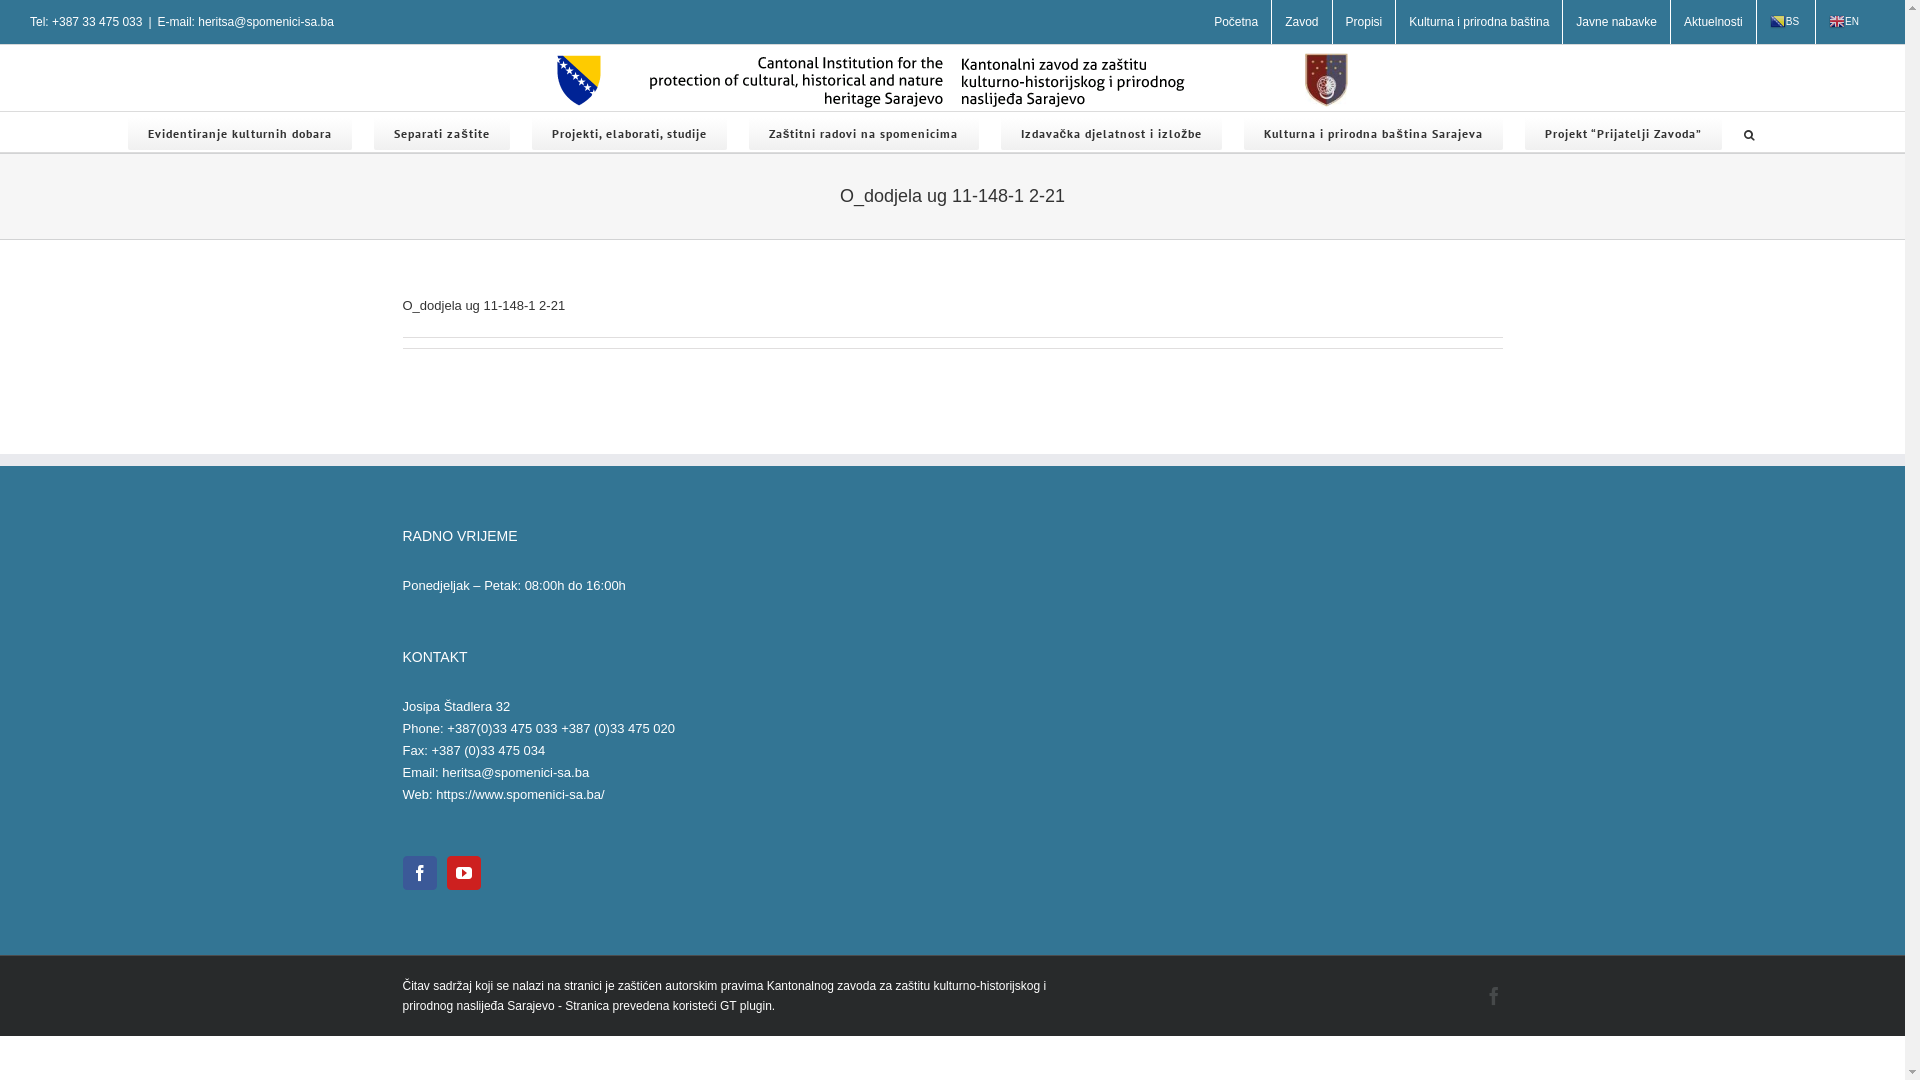 This screenshot has height=1080, width=1920. Describe the element at coordinates (157, 22) in the screenshot. I see `'E-mail: heritsa@spomenici-sa.ba'` at that location.